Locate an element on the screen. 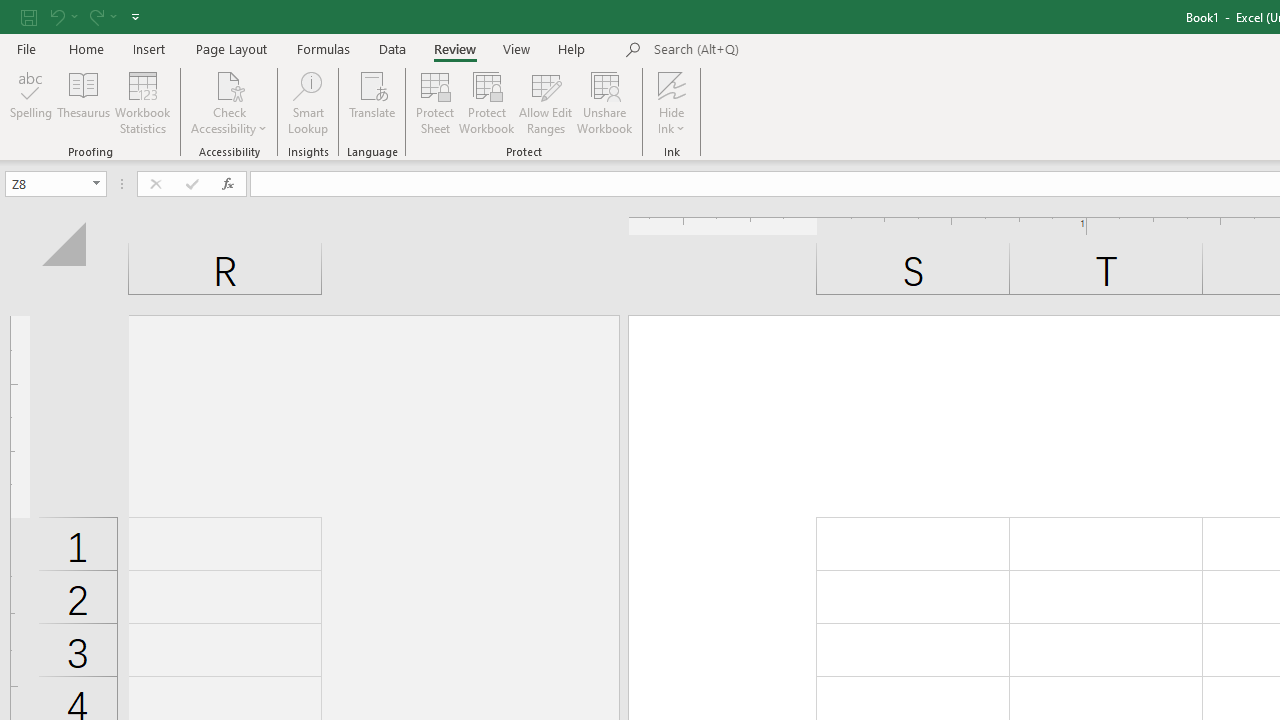 This screenshot has height=720, width=1280. 'Protect Sheet...' is located at coordinates (434, 103).